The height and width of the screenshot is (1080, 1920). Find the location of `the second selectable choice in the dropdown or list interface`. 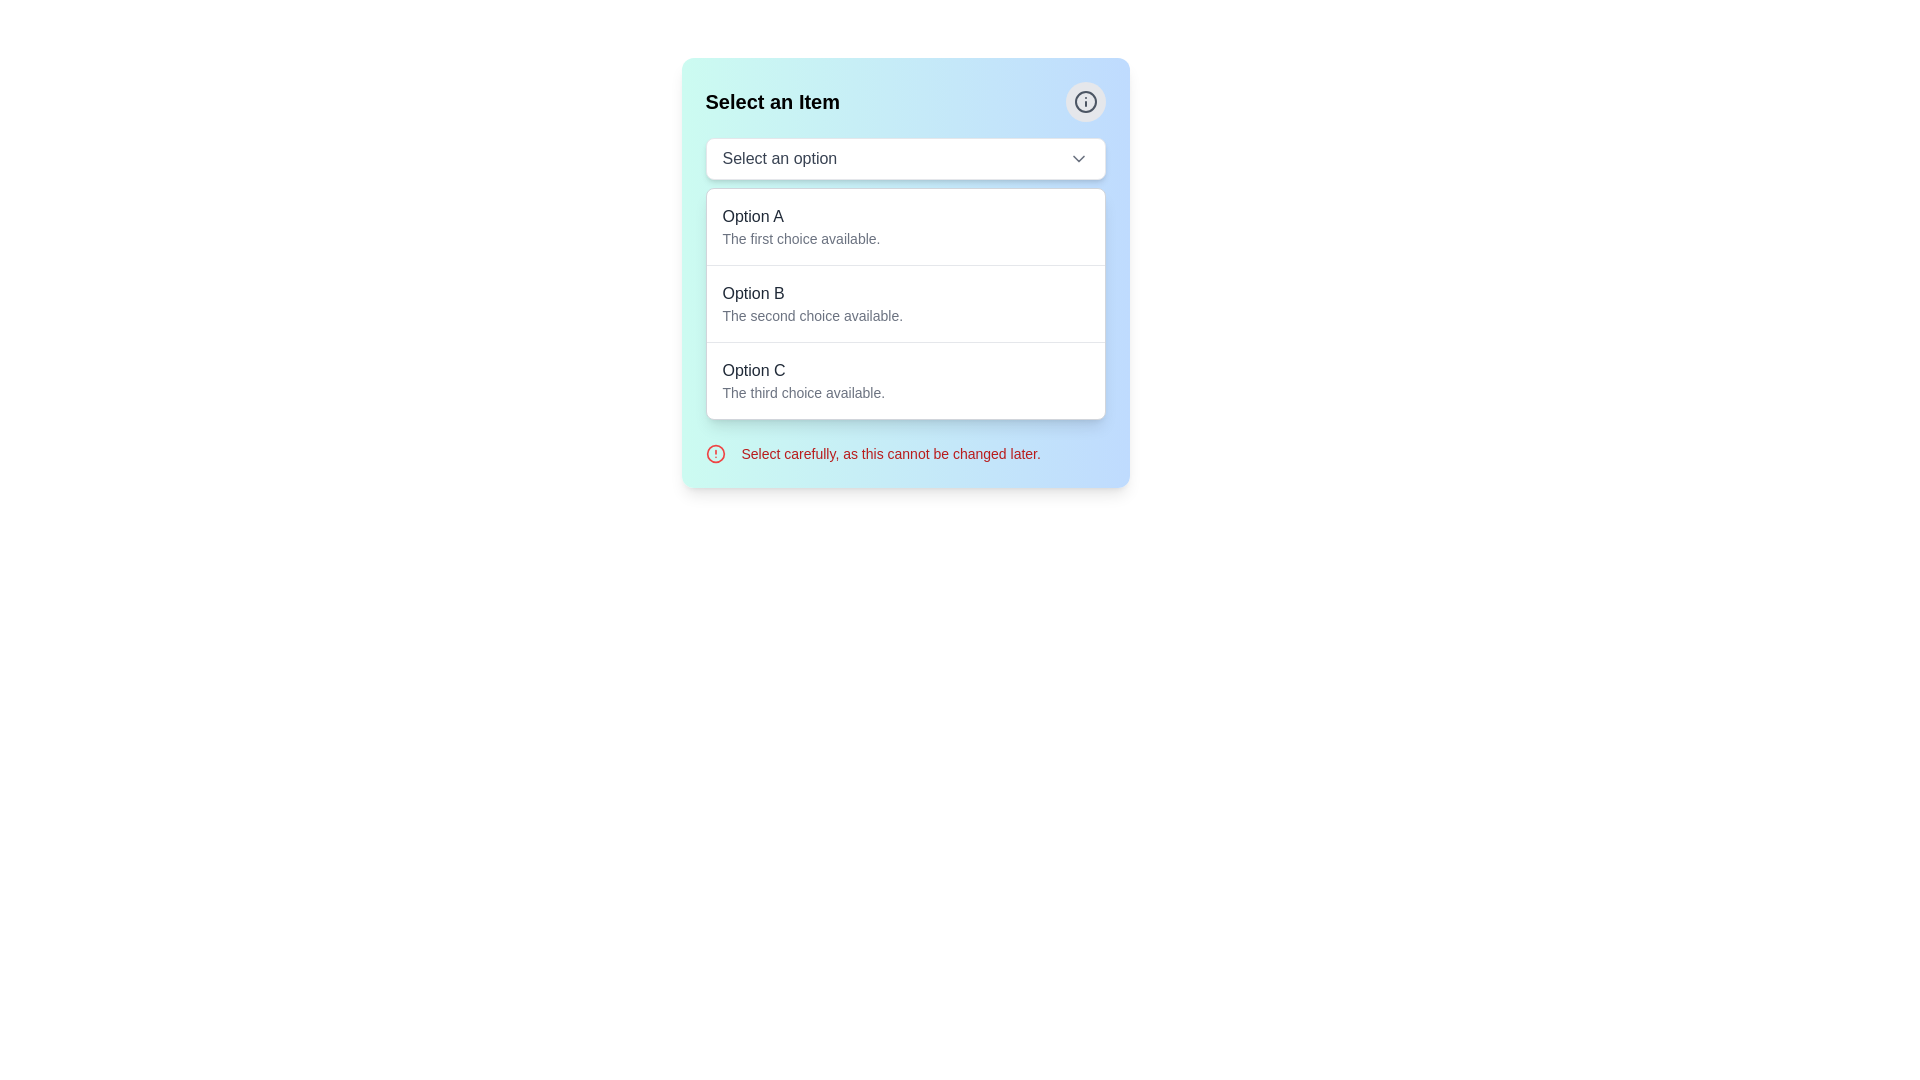

the second selectable choice in the dropdown or list interface is located at coordinates (904, 273).